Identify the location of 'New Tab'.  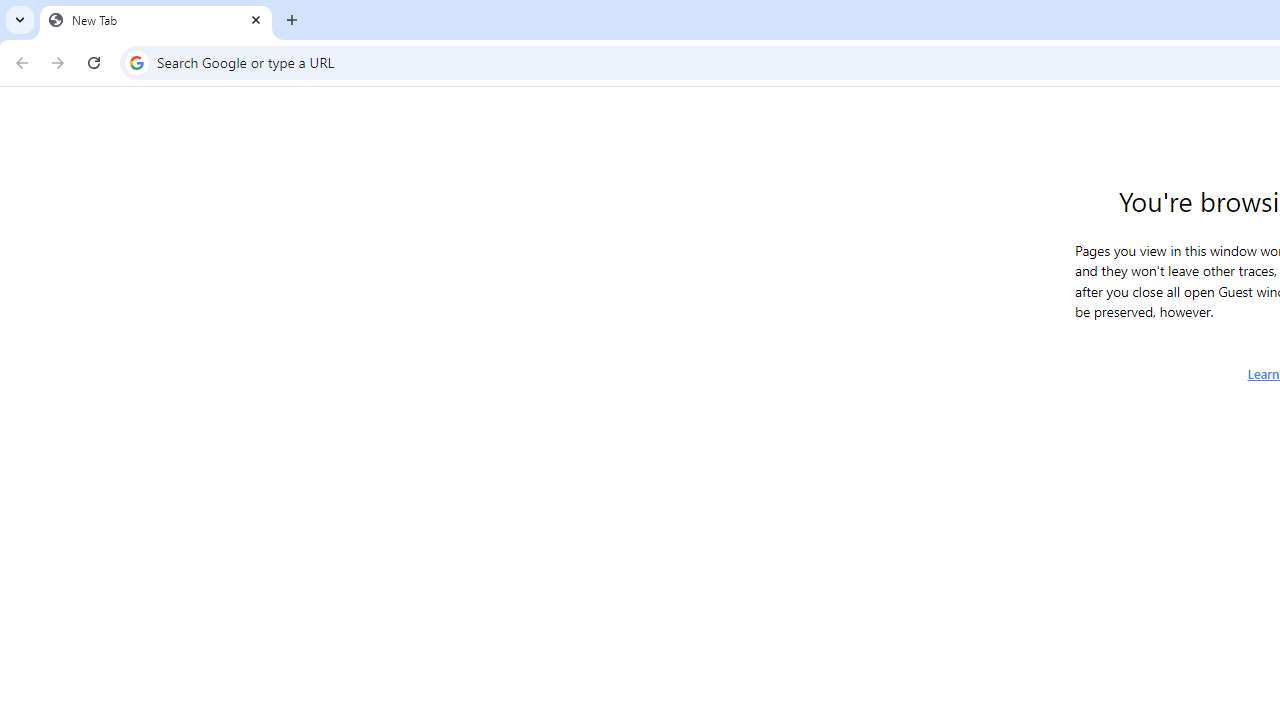
(155, 20).